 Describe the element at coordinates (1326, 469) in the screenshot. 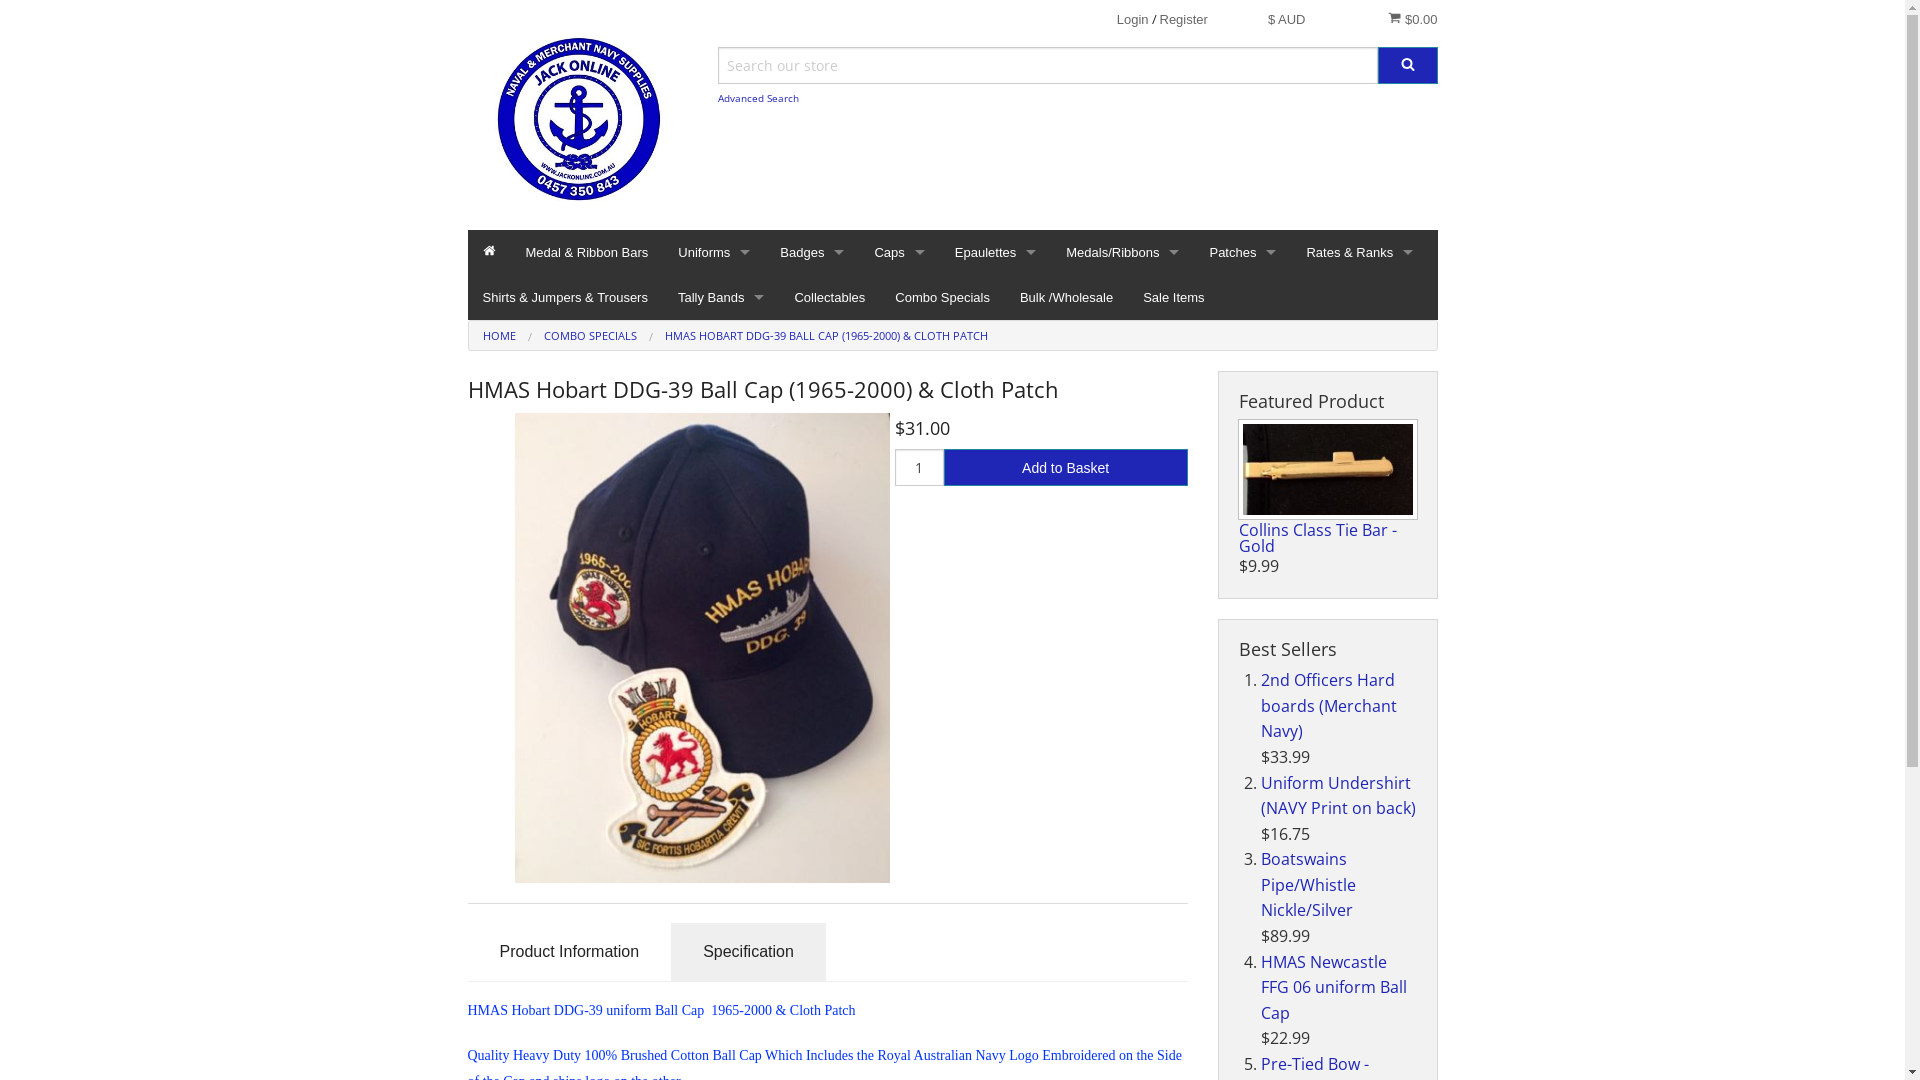

I see `'Collins Class Tie Bar - Gold '` at that location.